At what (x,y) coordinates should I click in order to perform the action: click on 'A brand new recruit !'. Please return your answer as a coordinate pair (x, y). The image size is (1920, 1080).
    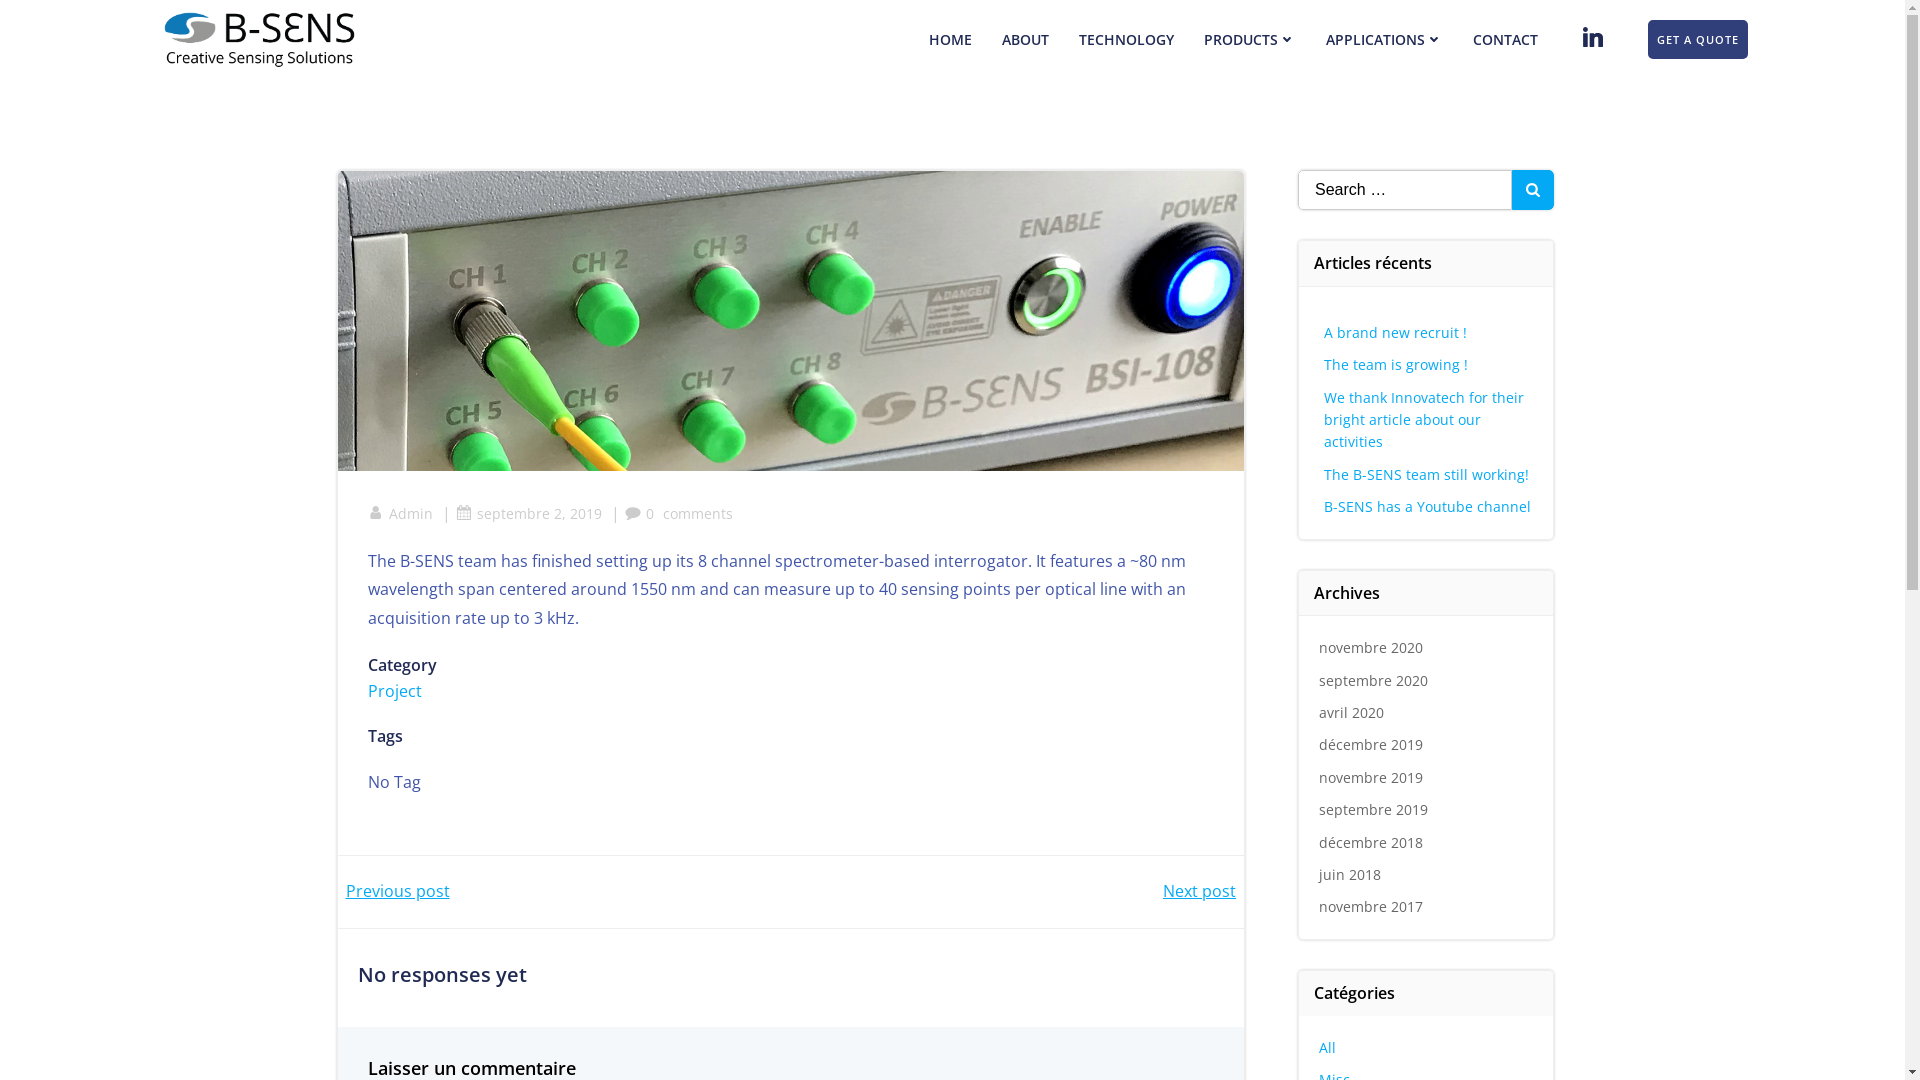
    Looking at the image, I should click on (1394, 331).